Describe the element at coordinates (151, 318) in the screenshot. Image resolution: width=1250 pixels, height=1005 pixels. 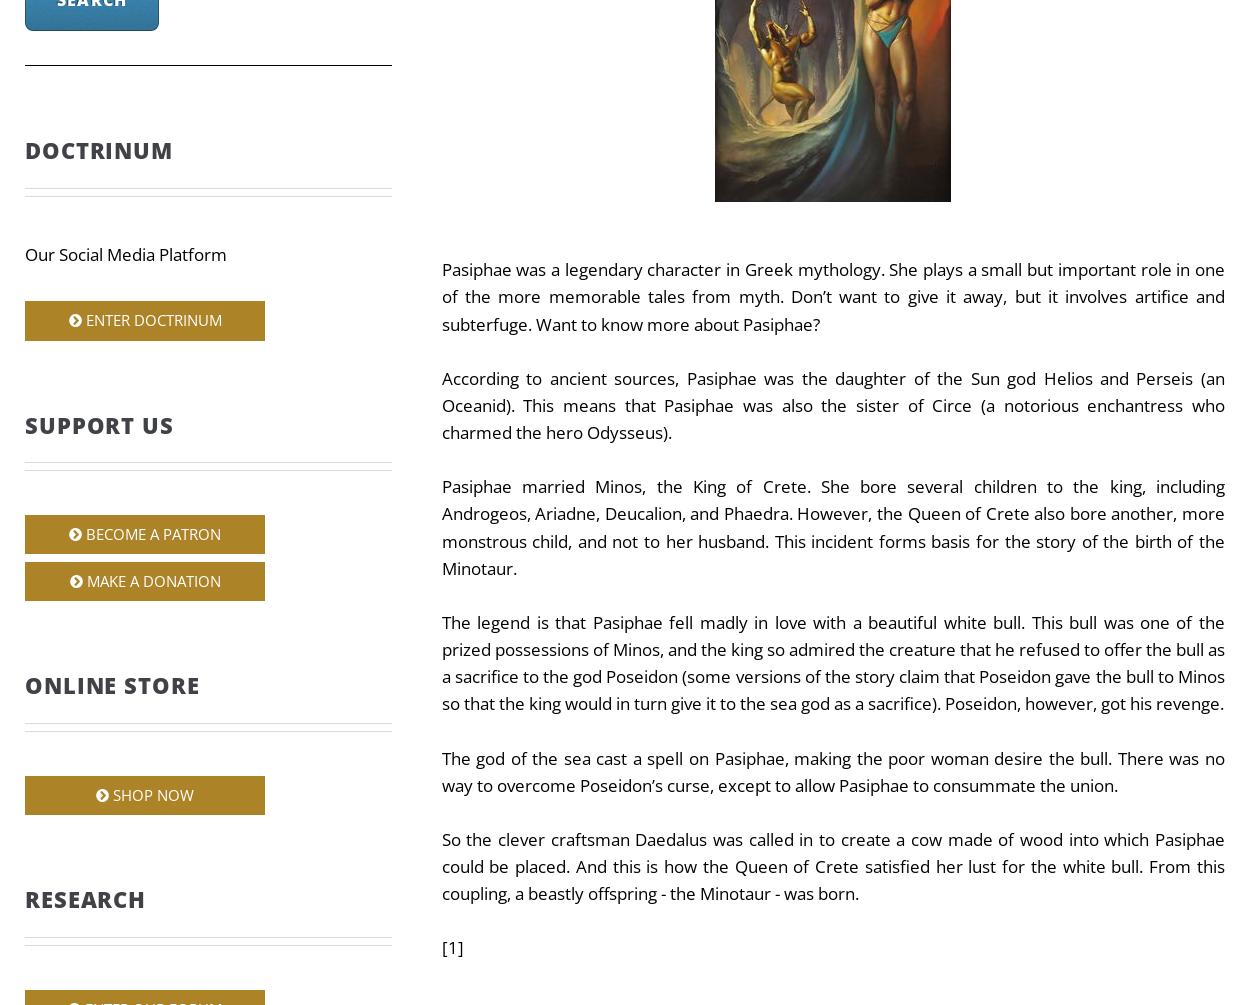
I see `'Enter Doctrinum'` at that location.